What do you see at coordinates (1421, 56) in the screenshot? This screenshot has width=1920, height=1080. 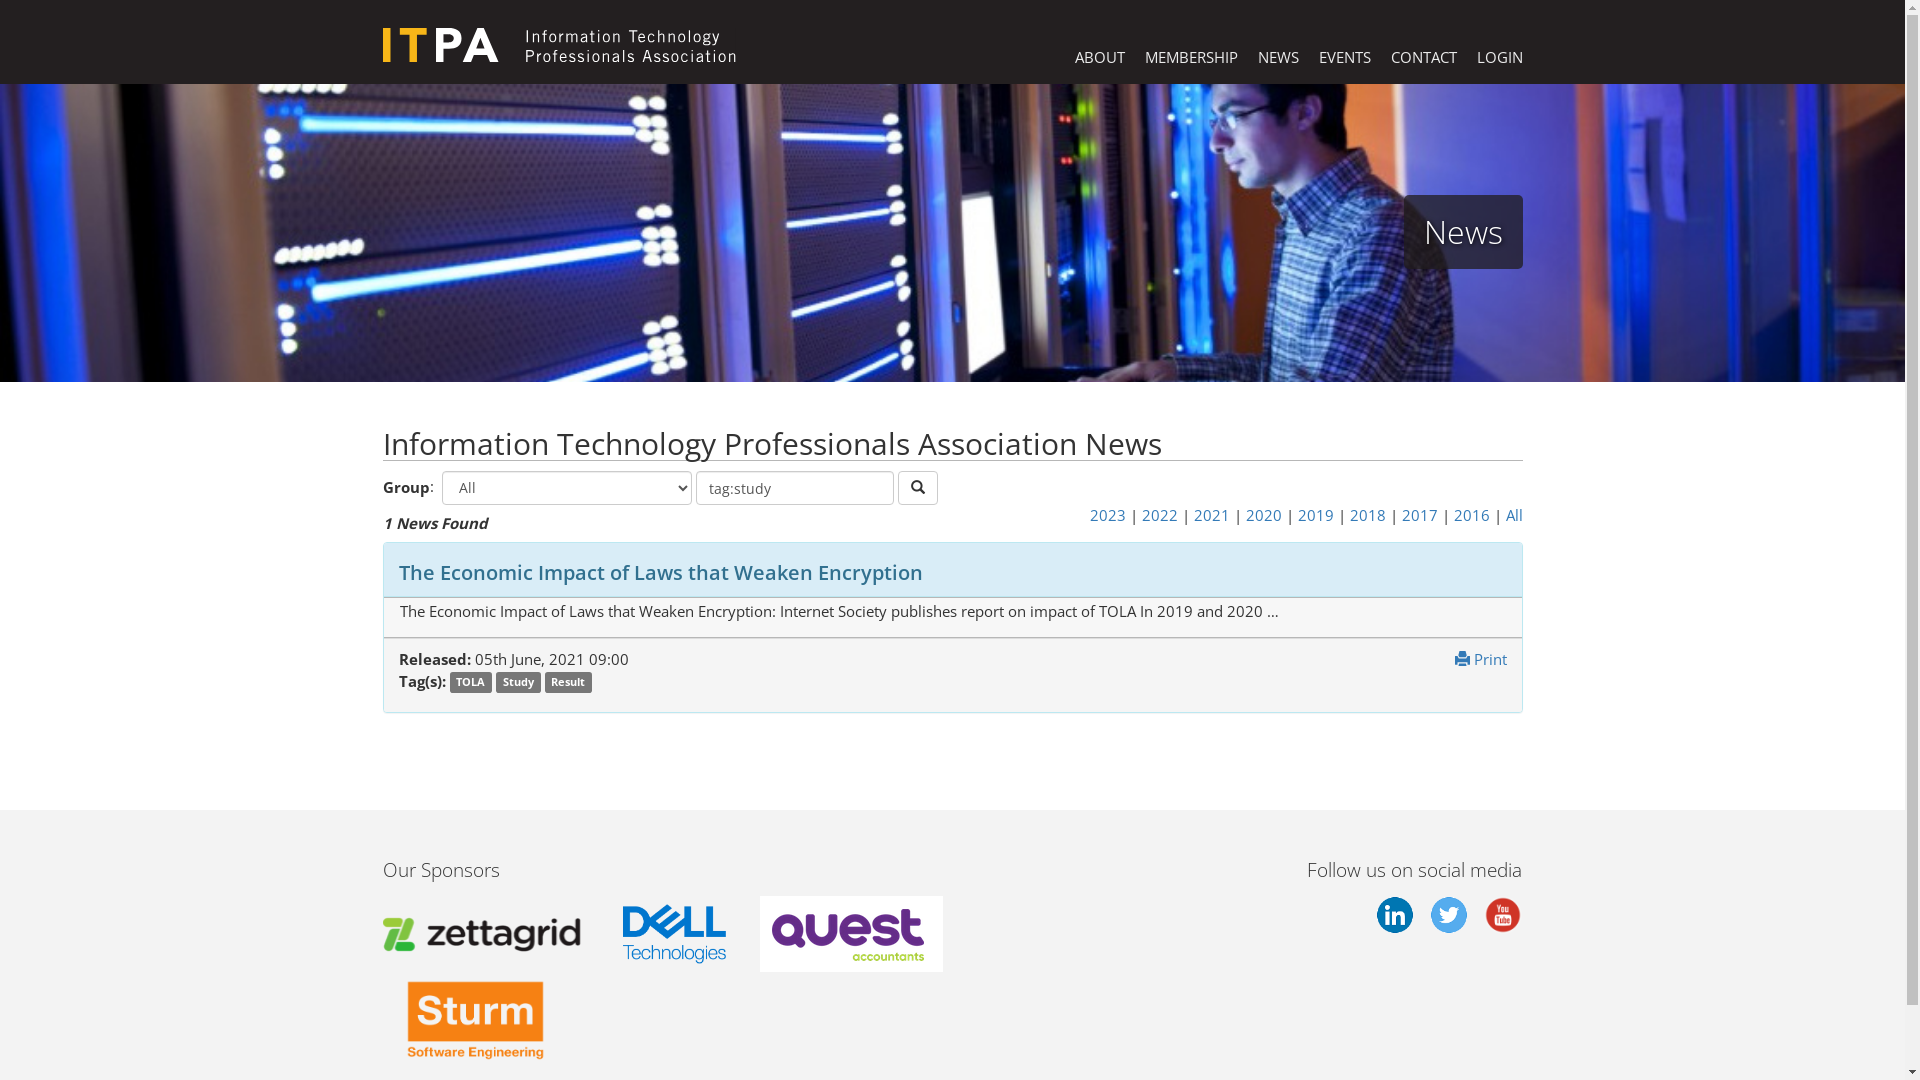 I see `'CONTACT'` at bounding box center [1421, 56].